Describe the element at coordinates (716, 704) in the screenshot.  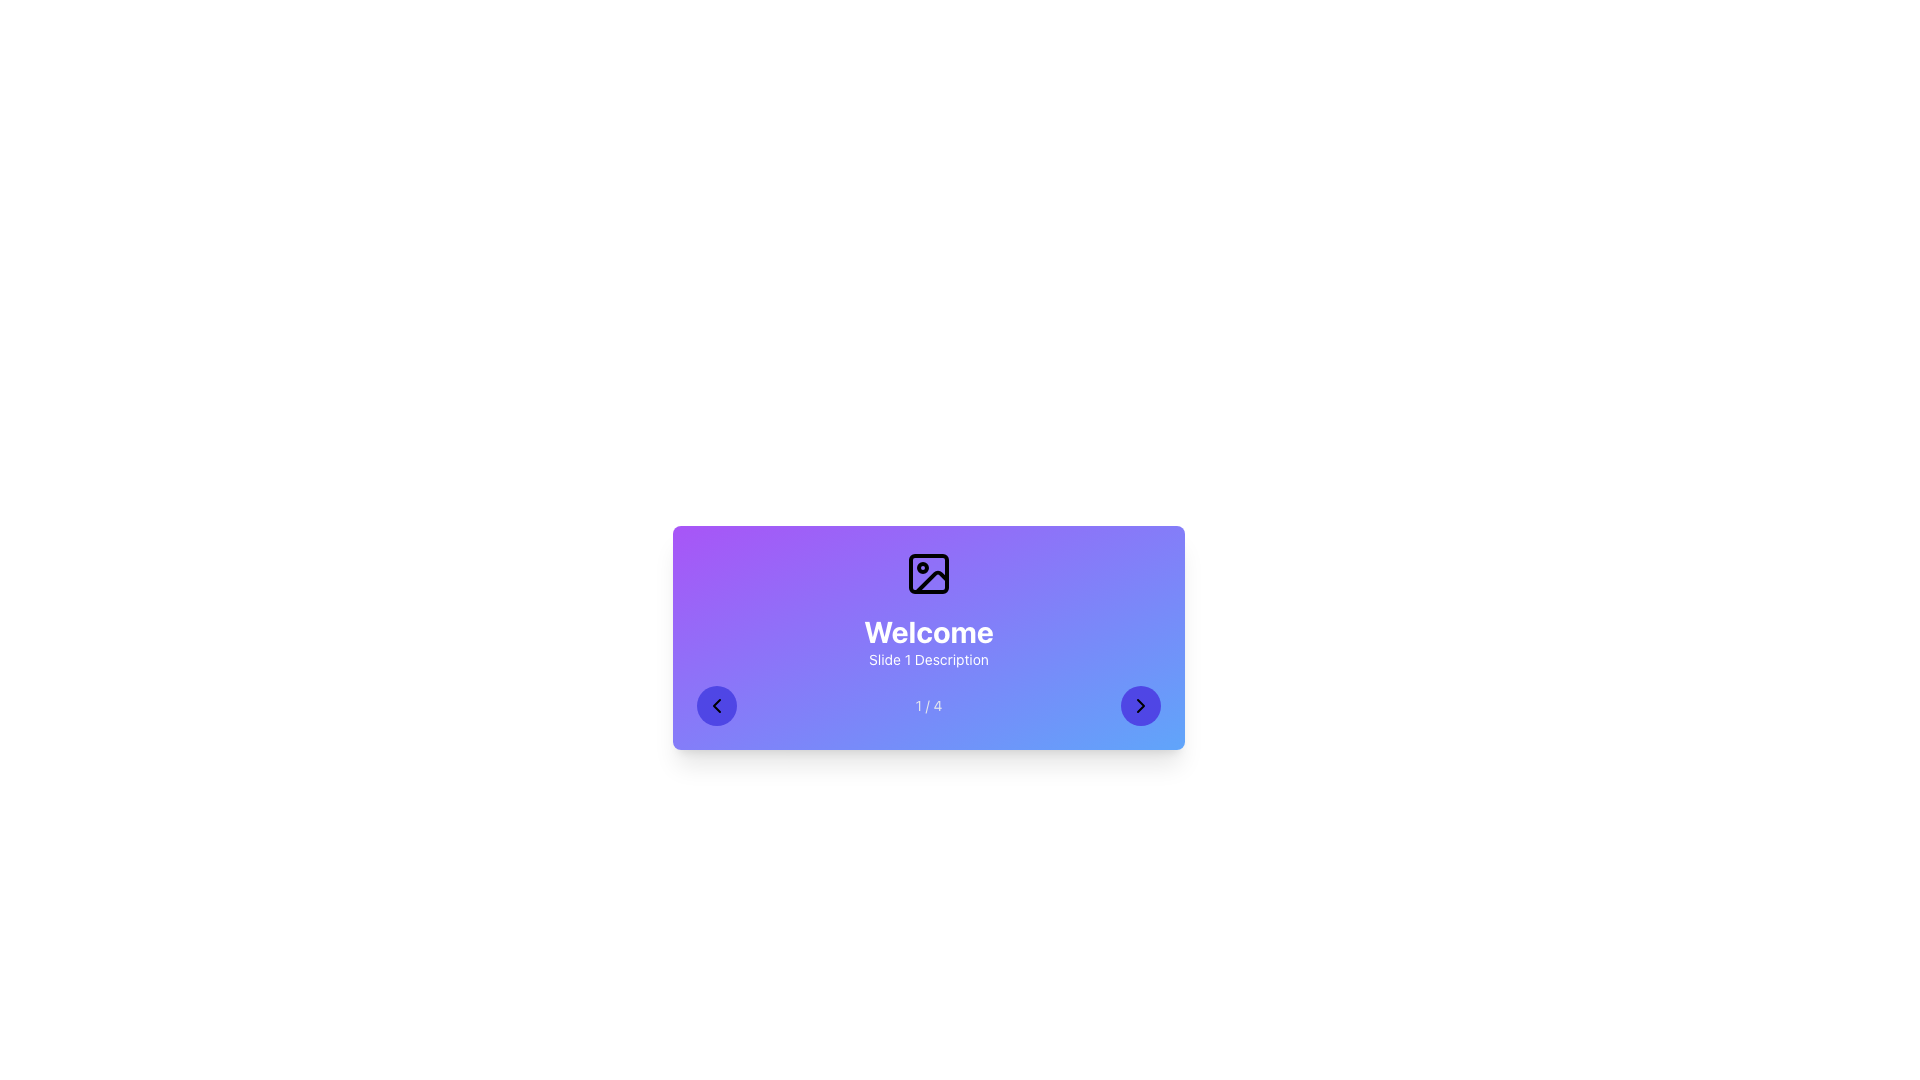
I see `the button located at the bottom-left corner of the card` at that location.